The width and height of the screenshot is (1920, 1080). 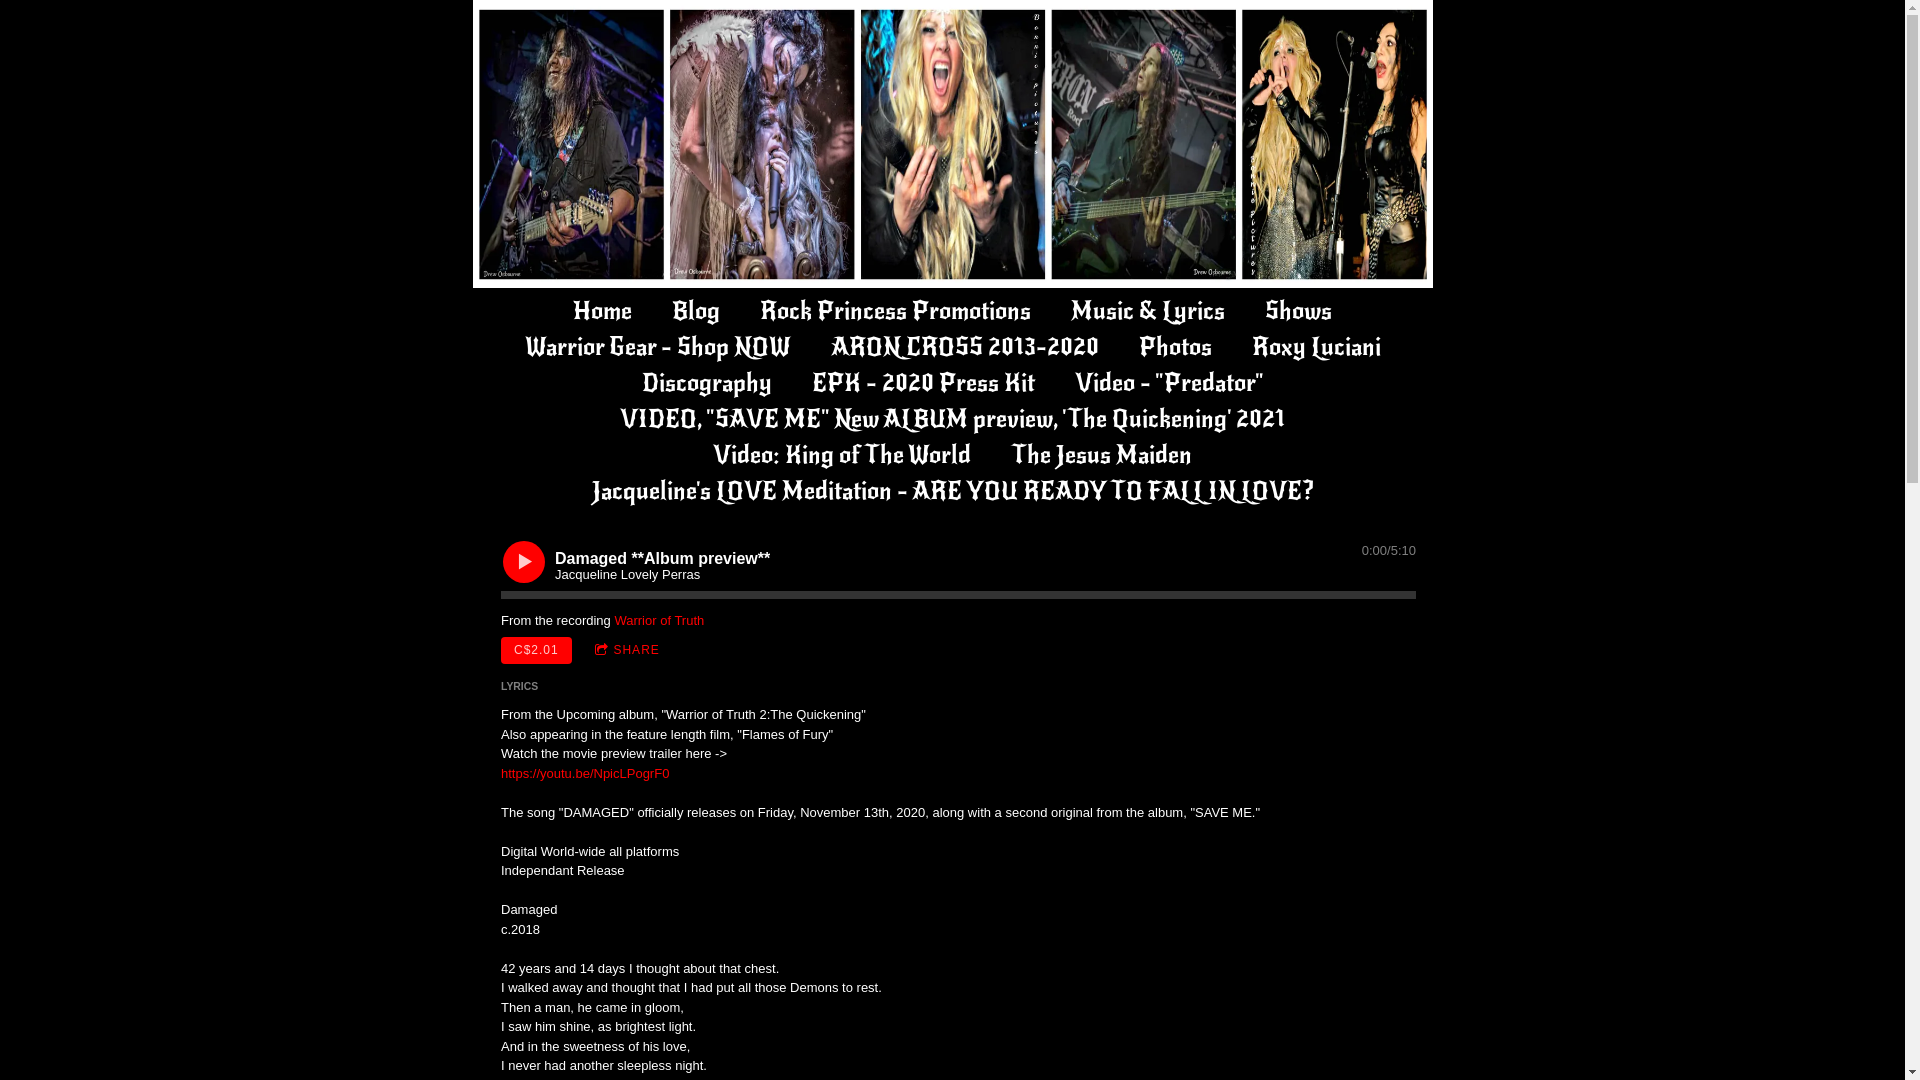 I want to click on 'Photos', so click(x=1174, y=346).